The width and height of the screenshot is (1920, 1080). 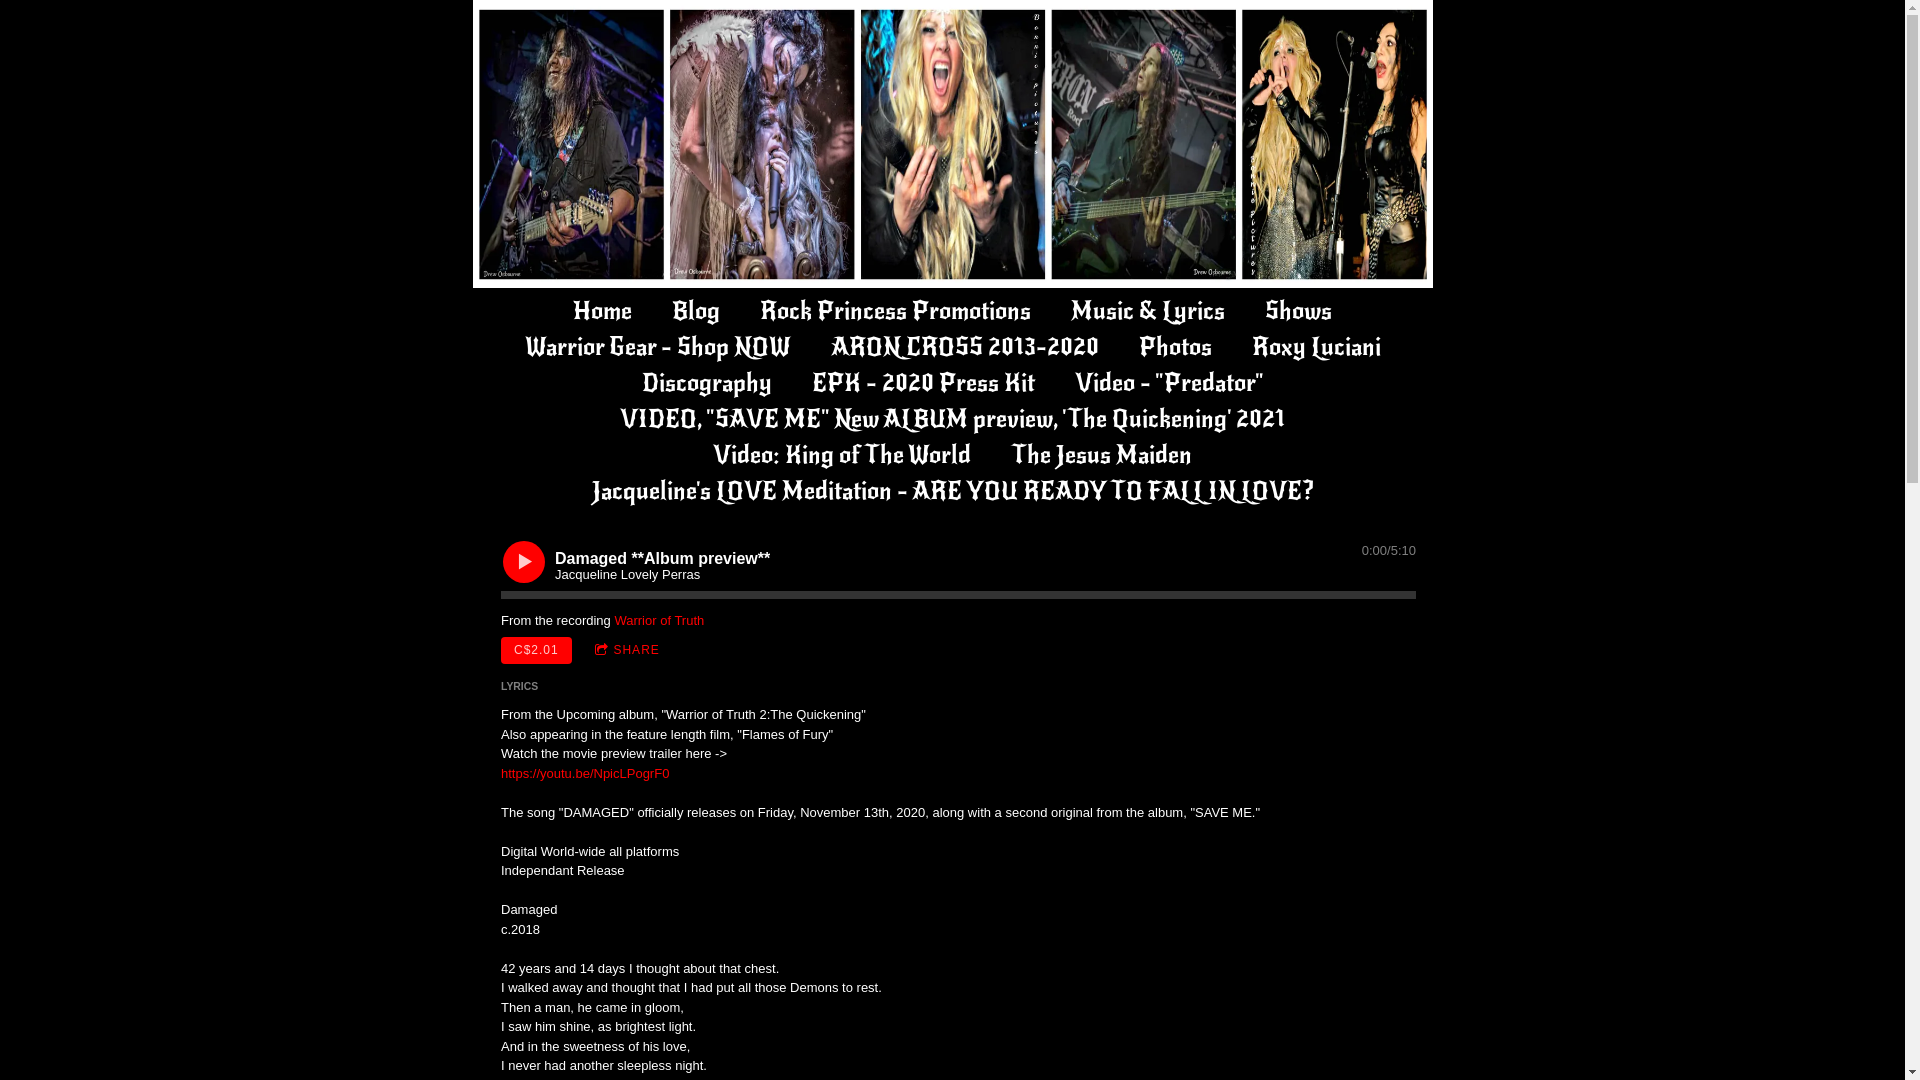 I want to click on 'Photos', so click(x=1174, y=346).